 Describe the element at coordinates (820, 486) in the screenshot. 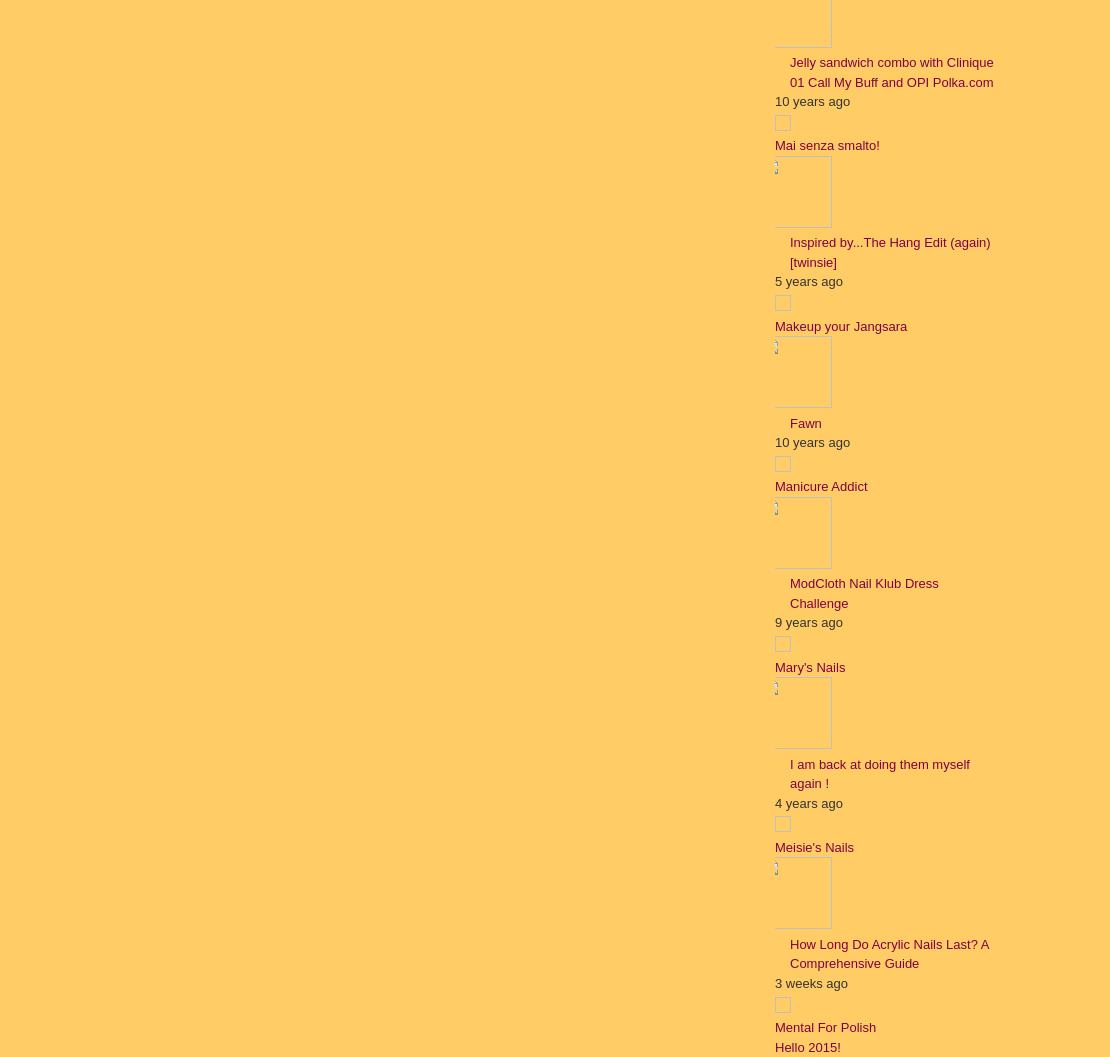

I see `'Manicure Addict'` at that location.